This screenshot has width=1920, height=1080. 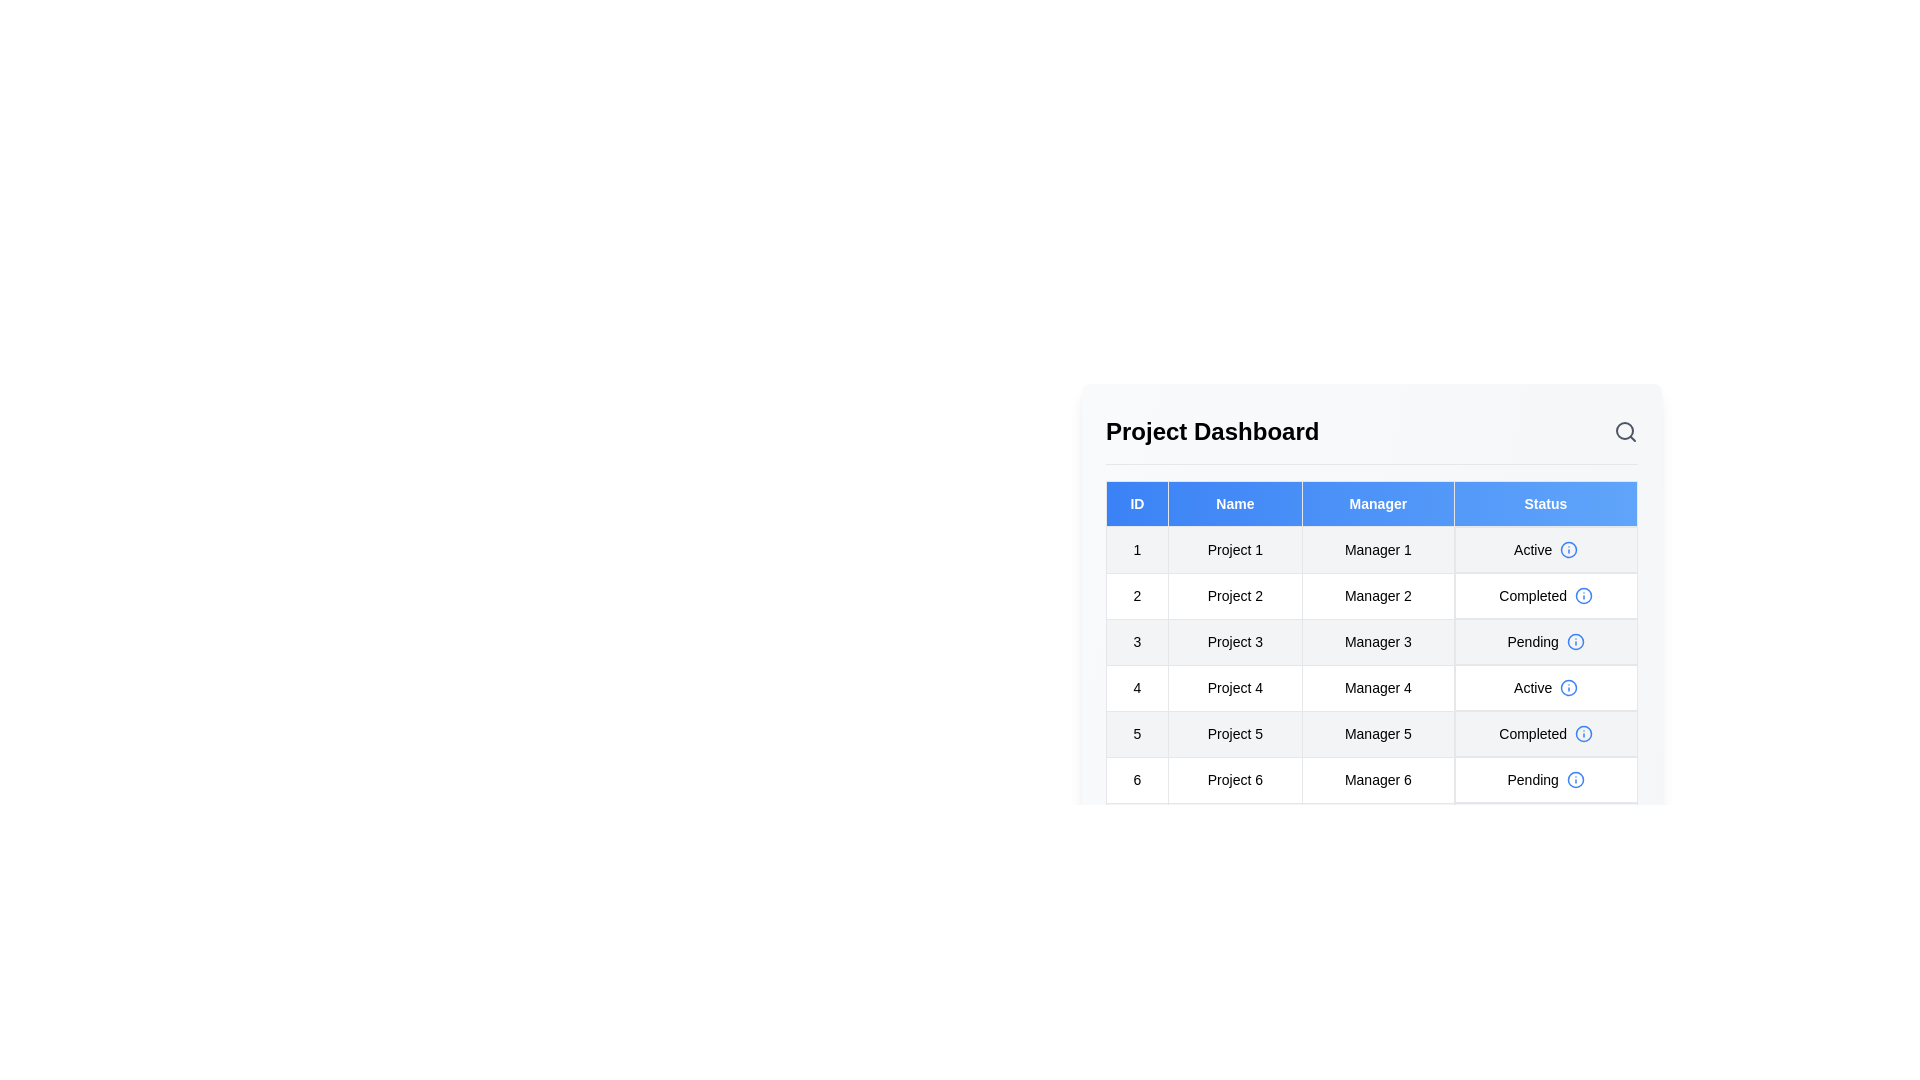 I want to click on the information icon for the status of project 3, so click(x=1573, y=641).